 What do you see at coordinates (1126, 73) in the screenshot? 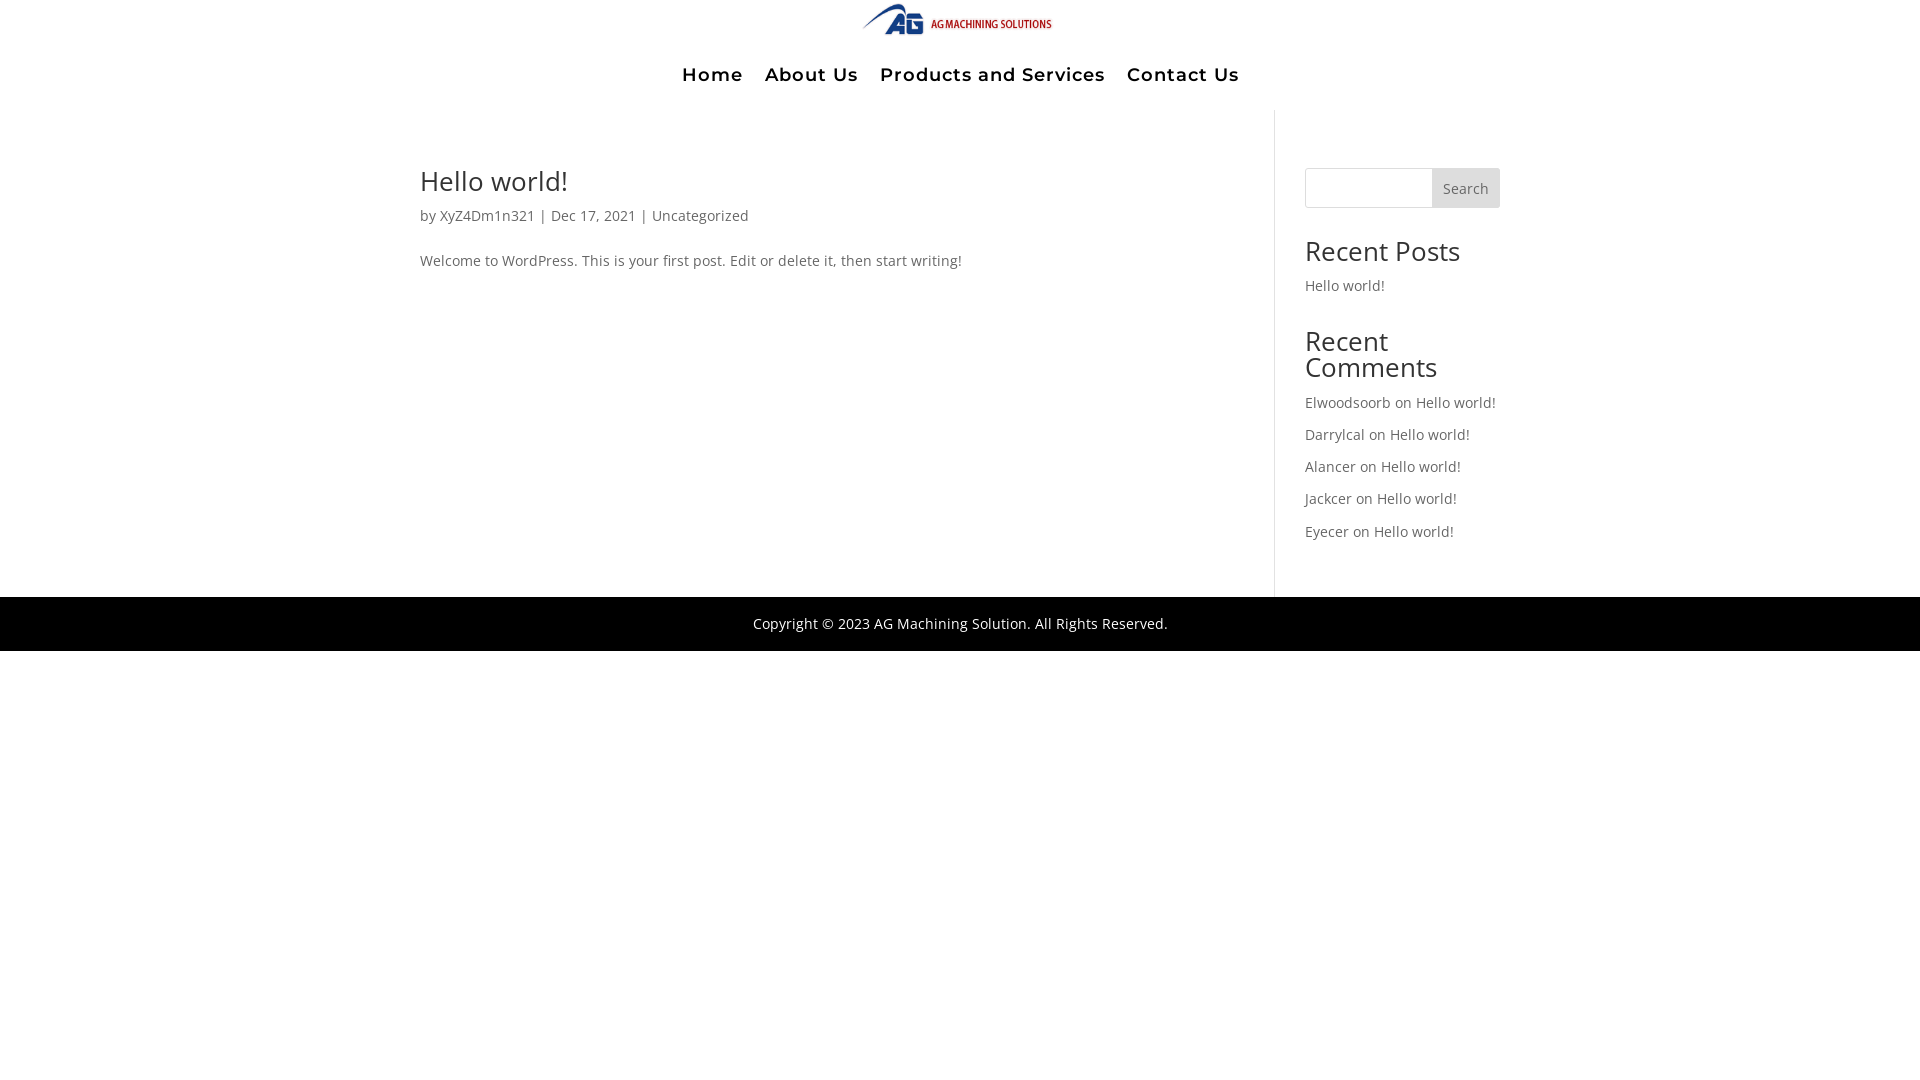
I see `'Contact Us'` at bounding box center [1126, 73].